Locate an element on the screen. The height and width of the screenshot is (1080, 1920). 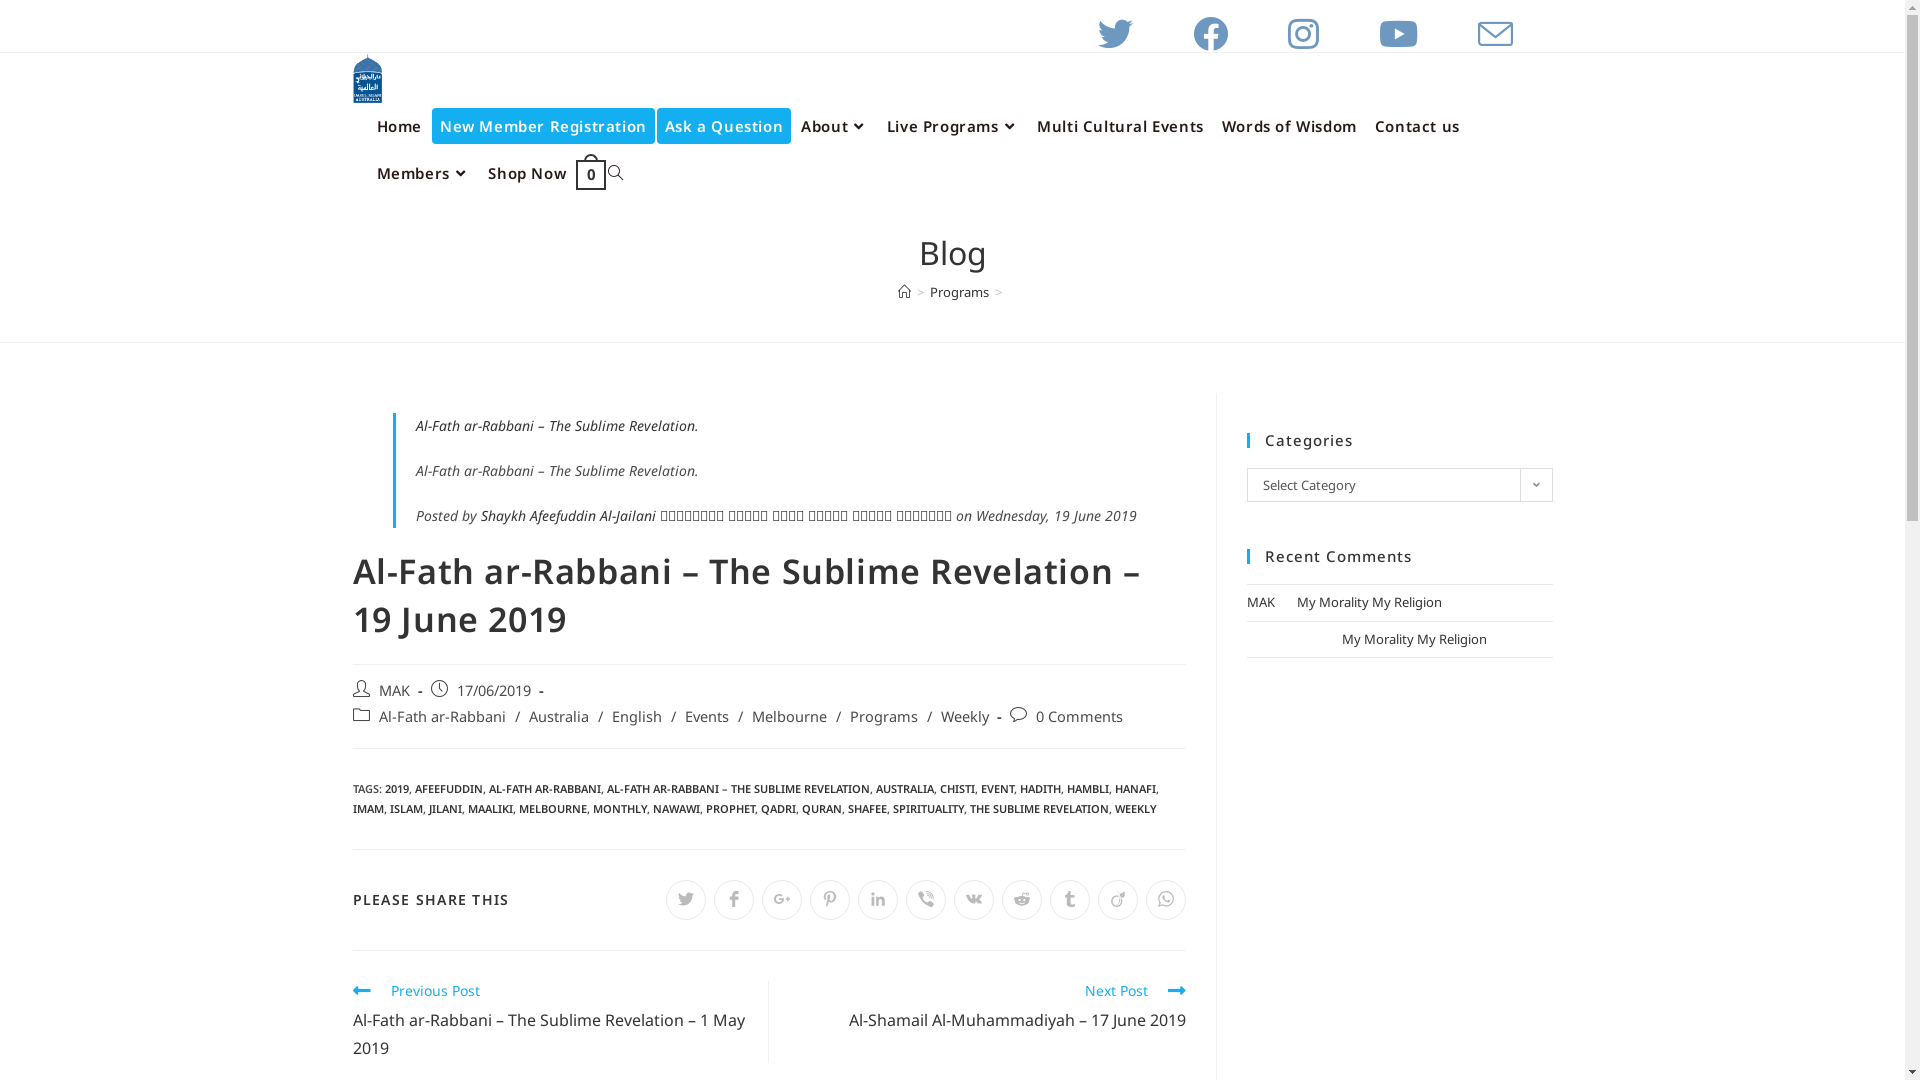
'Shop Now' is located at coordinates (527, 172).